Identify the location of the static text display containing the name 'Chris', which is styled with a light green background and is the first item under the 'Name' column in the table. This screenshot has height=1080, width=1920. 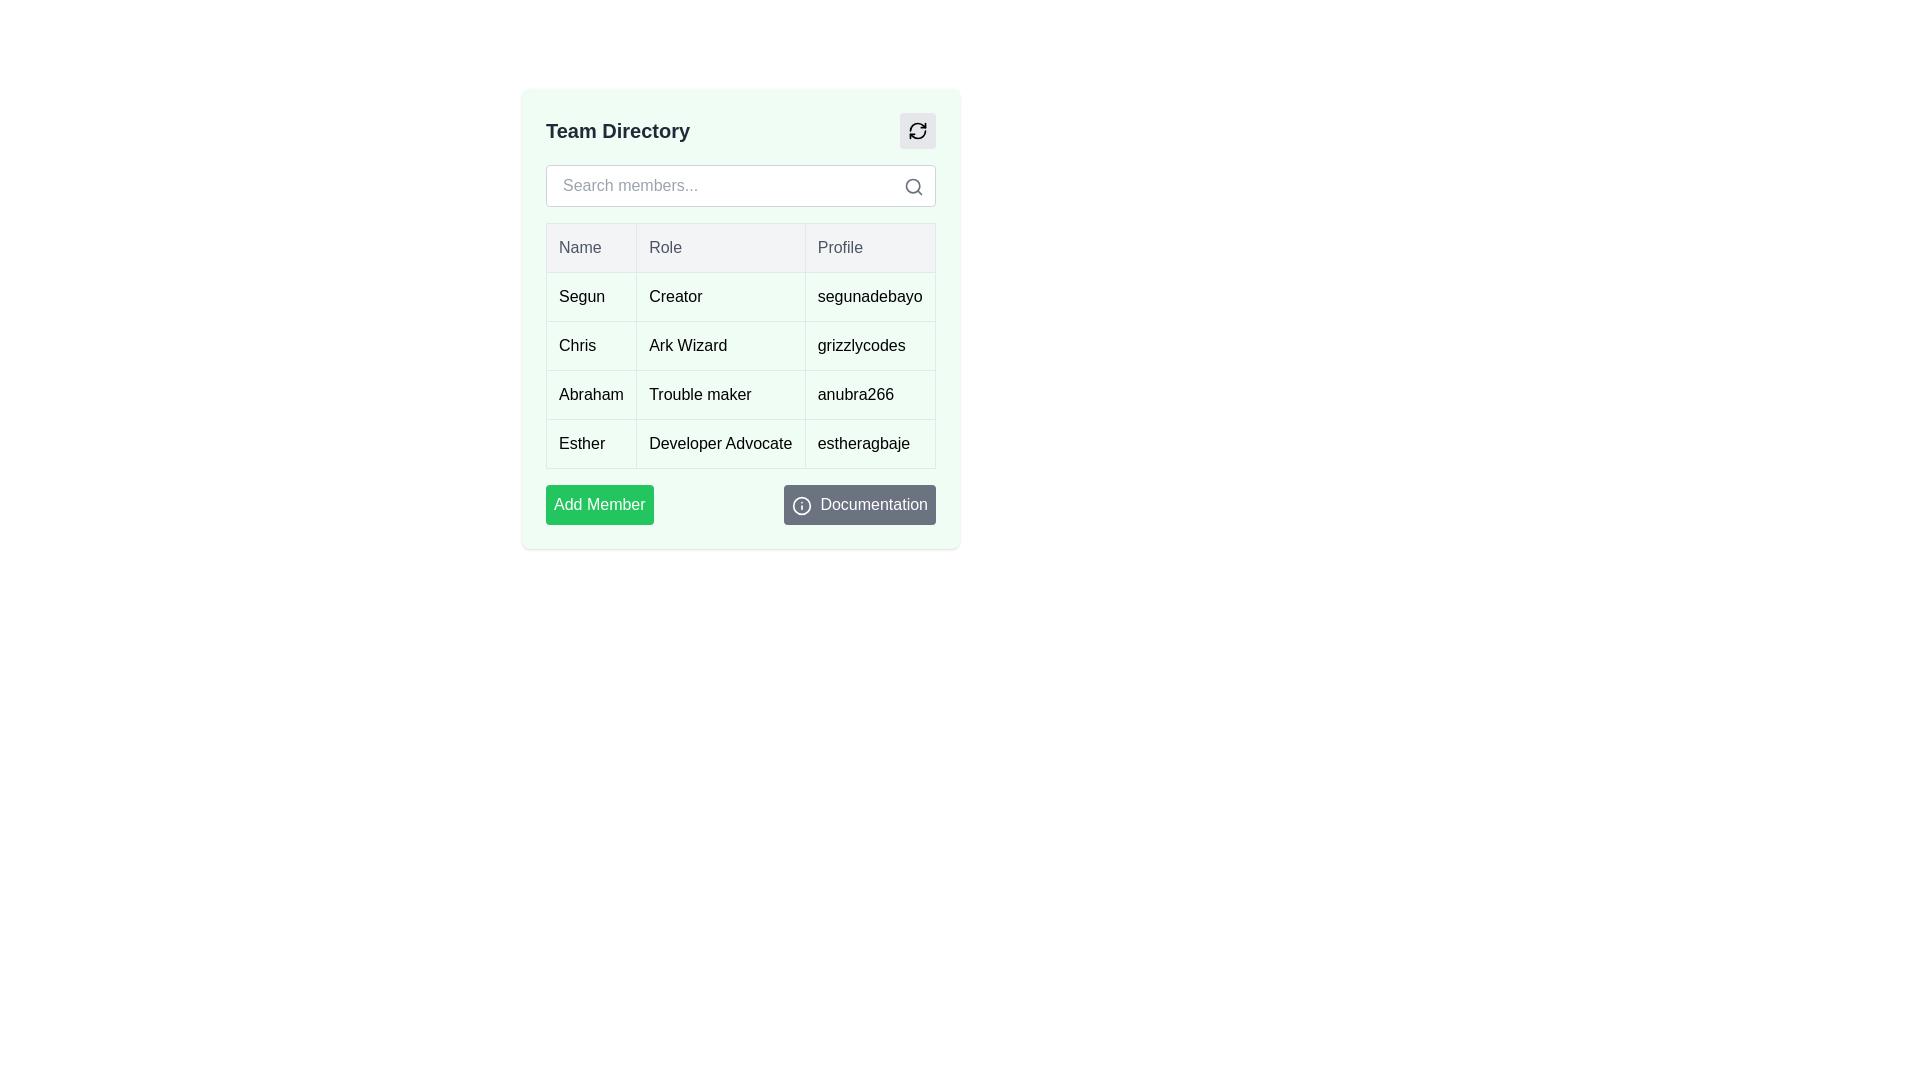
(590, 345).